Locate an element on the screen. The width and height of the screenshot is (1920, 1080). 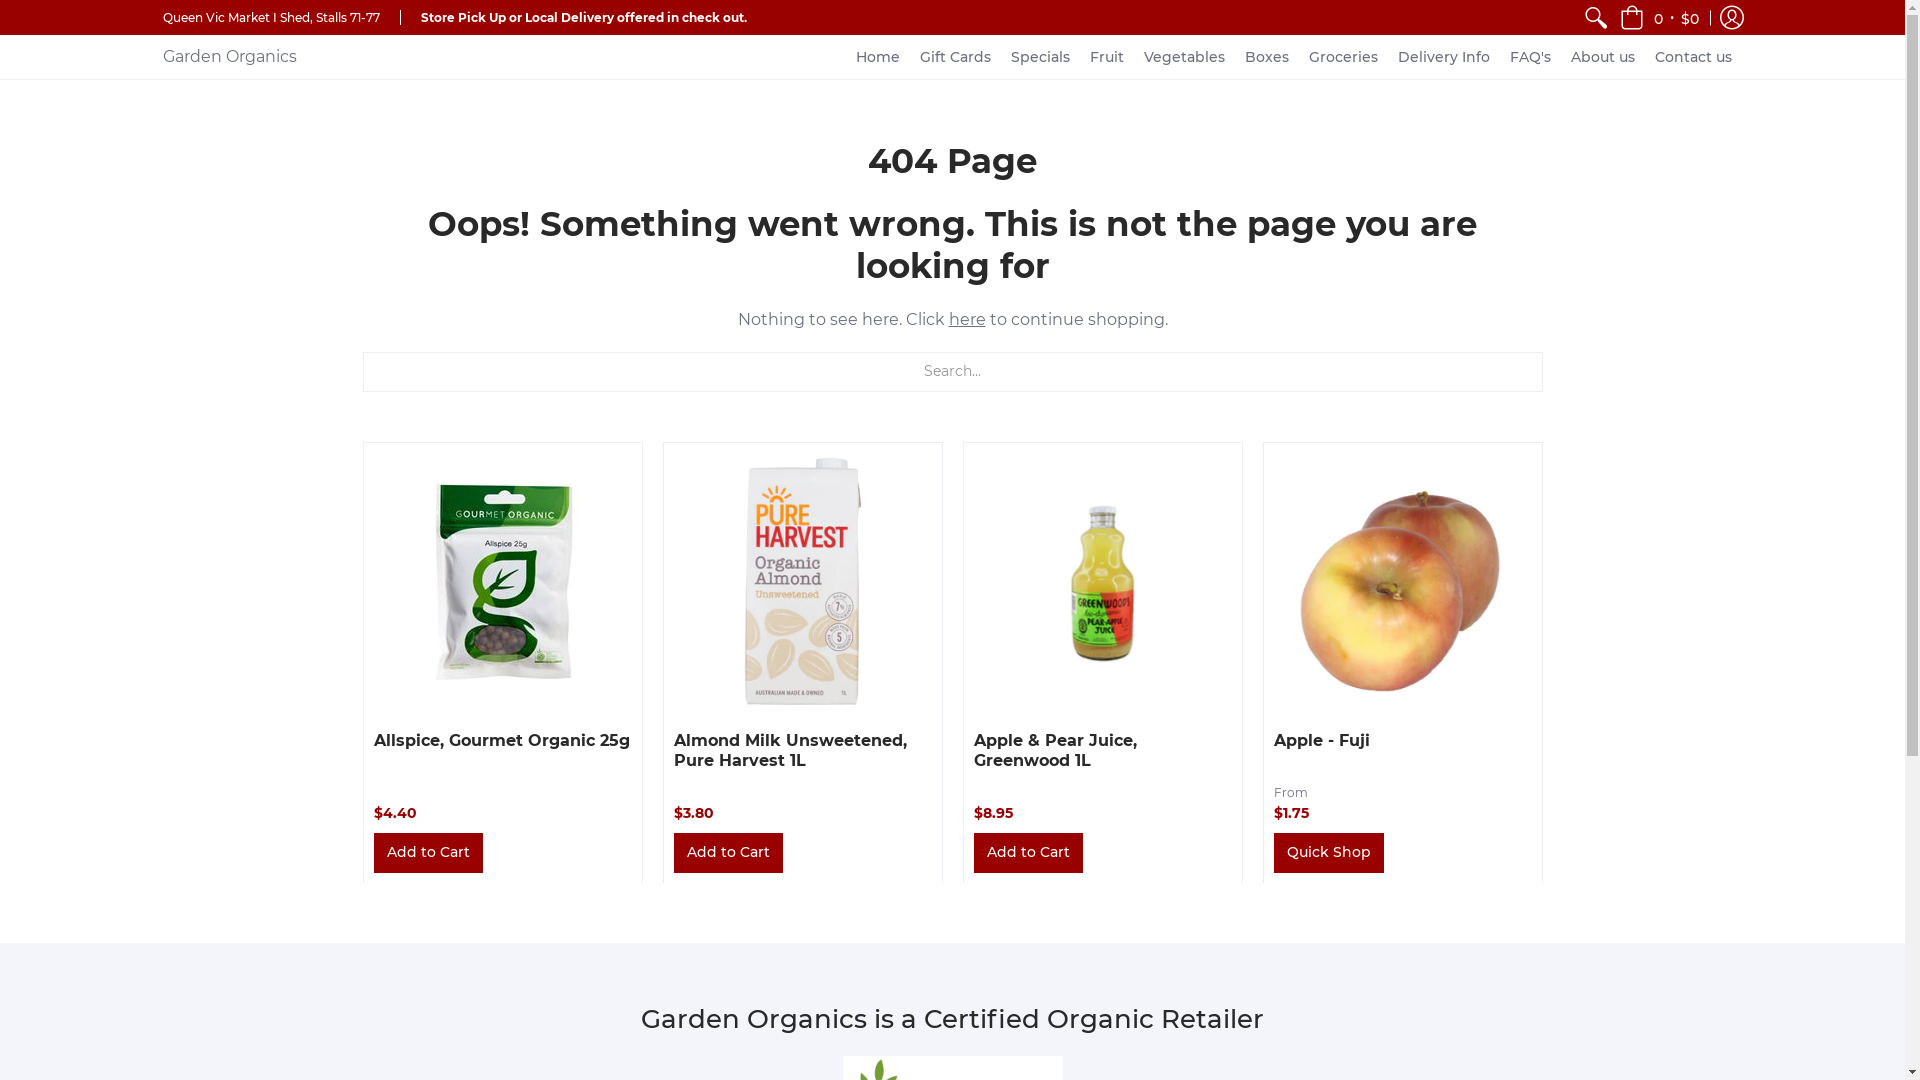
'Allspice, Gourmet Organic 25g' is located at coordinates (502, 739).